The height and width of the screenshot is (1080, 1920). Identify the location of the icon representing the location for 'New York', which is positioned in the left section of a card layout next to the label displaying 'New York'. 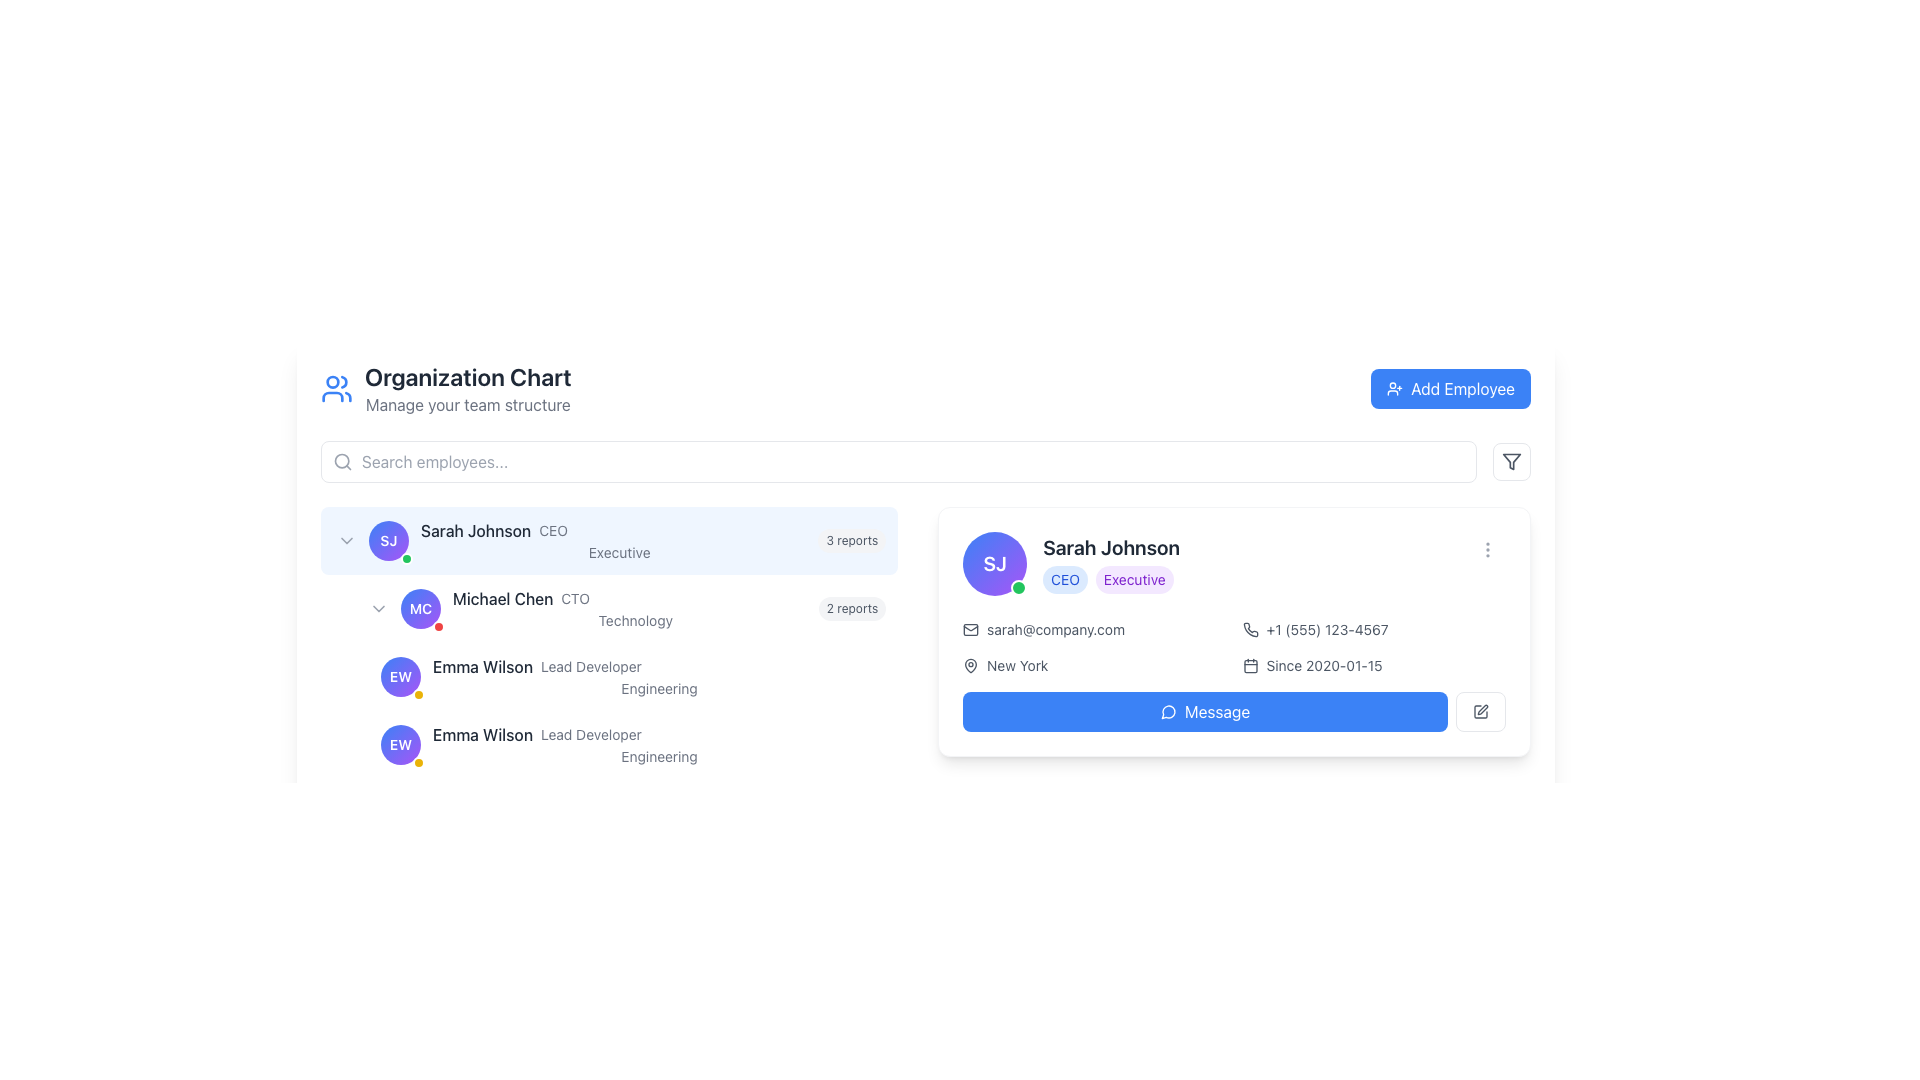
(971, 666).